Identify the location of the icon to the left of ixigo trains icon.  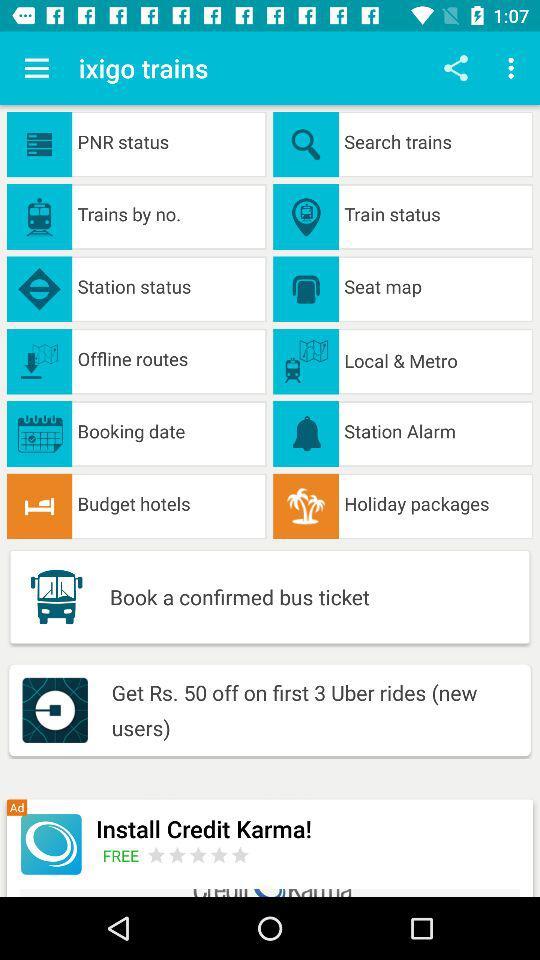
(36, 68).